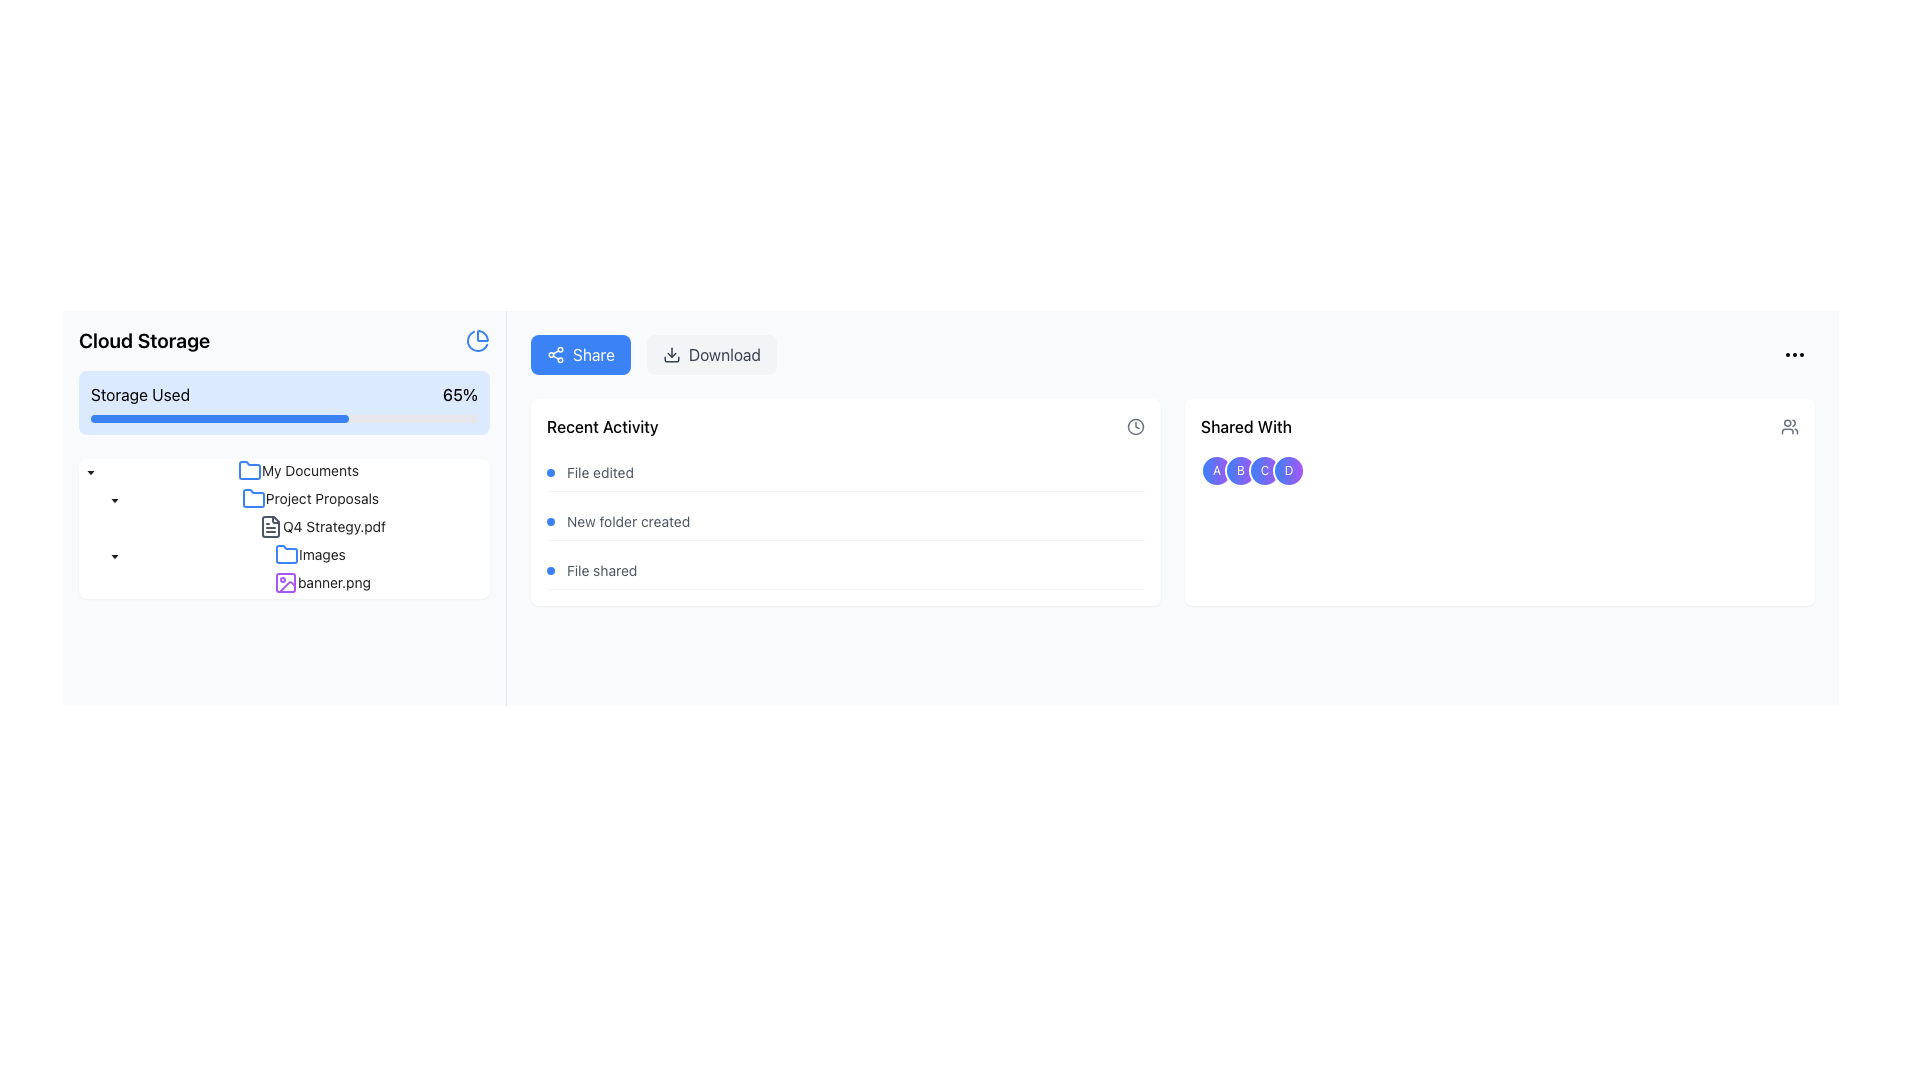  I want to click on the file node located under the collapsed 'Images' folder in the tree view, so click(322, 582).